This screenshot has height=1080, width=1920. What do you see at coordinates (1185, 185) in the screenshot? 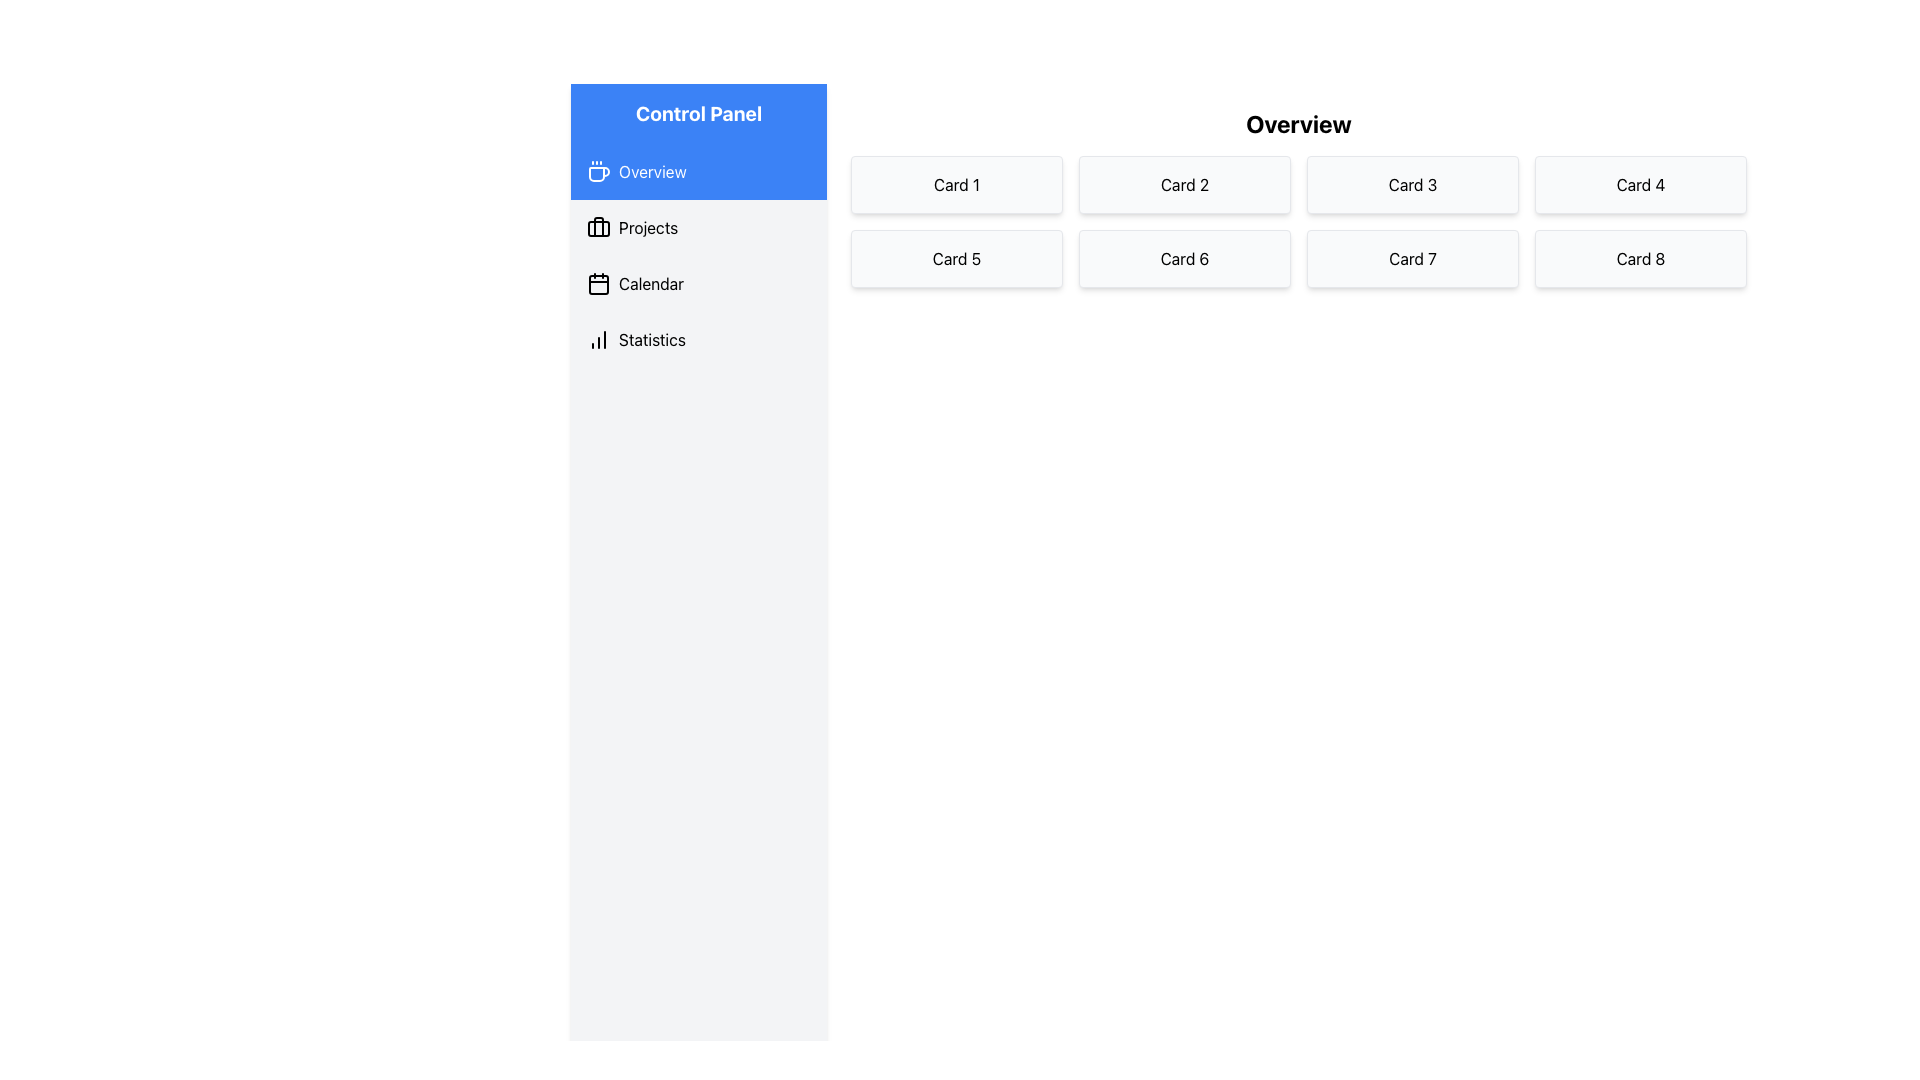
I see `the text label 'Card 2' which is centered within the second card in the grid underneath the header 'Overview'` at bounding box center [1185, 185].